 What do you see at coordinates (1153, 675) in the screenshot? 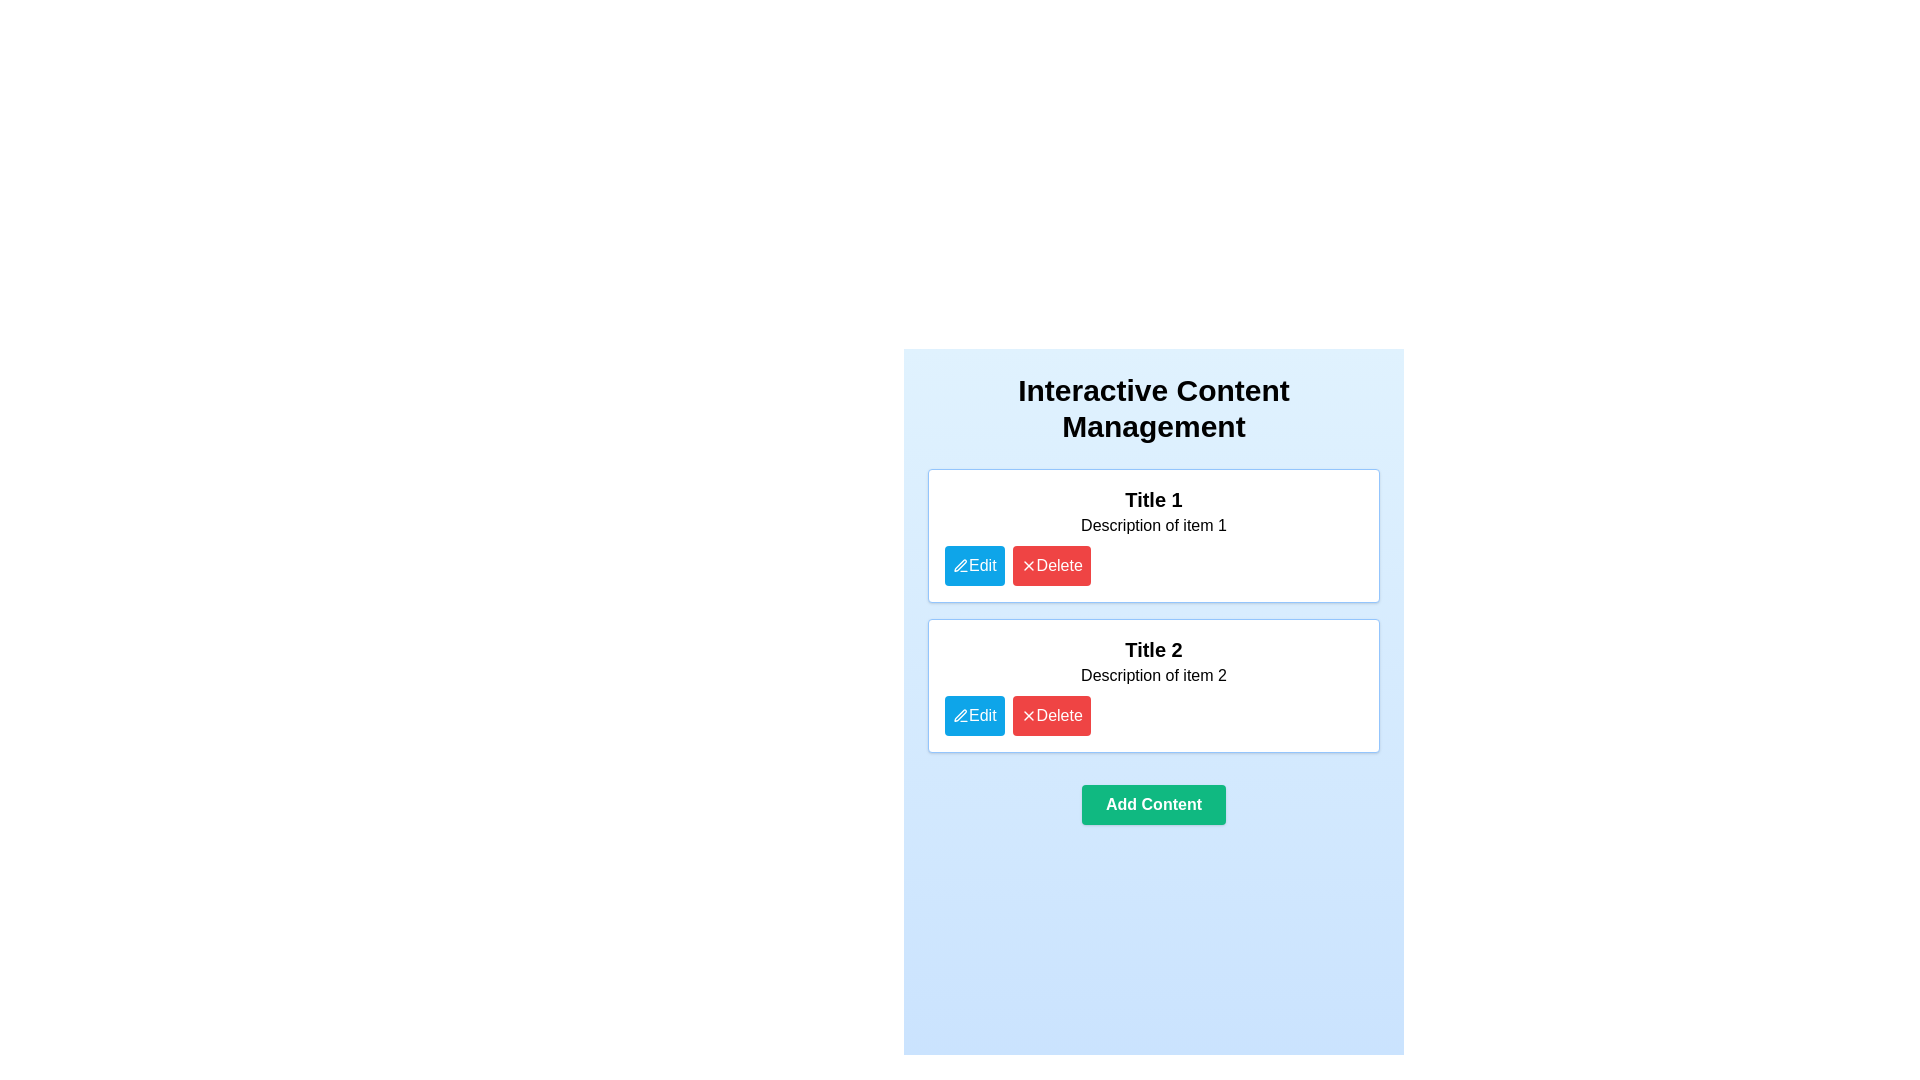
I see `the text label displaying 'Description of item 2', which is located beneath the bold title 'Title 2'` at bounding box center [1153, 675].